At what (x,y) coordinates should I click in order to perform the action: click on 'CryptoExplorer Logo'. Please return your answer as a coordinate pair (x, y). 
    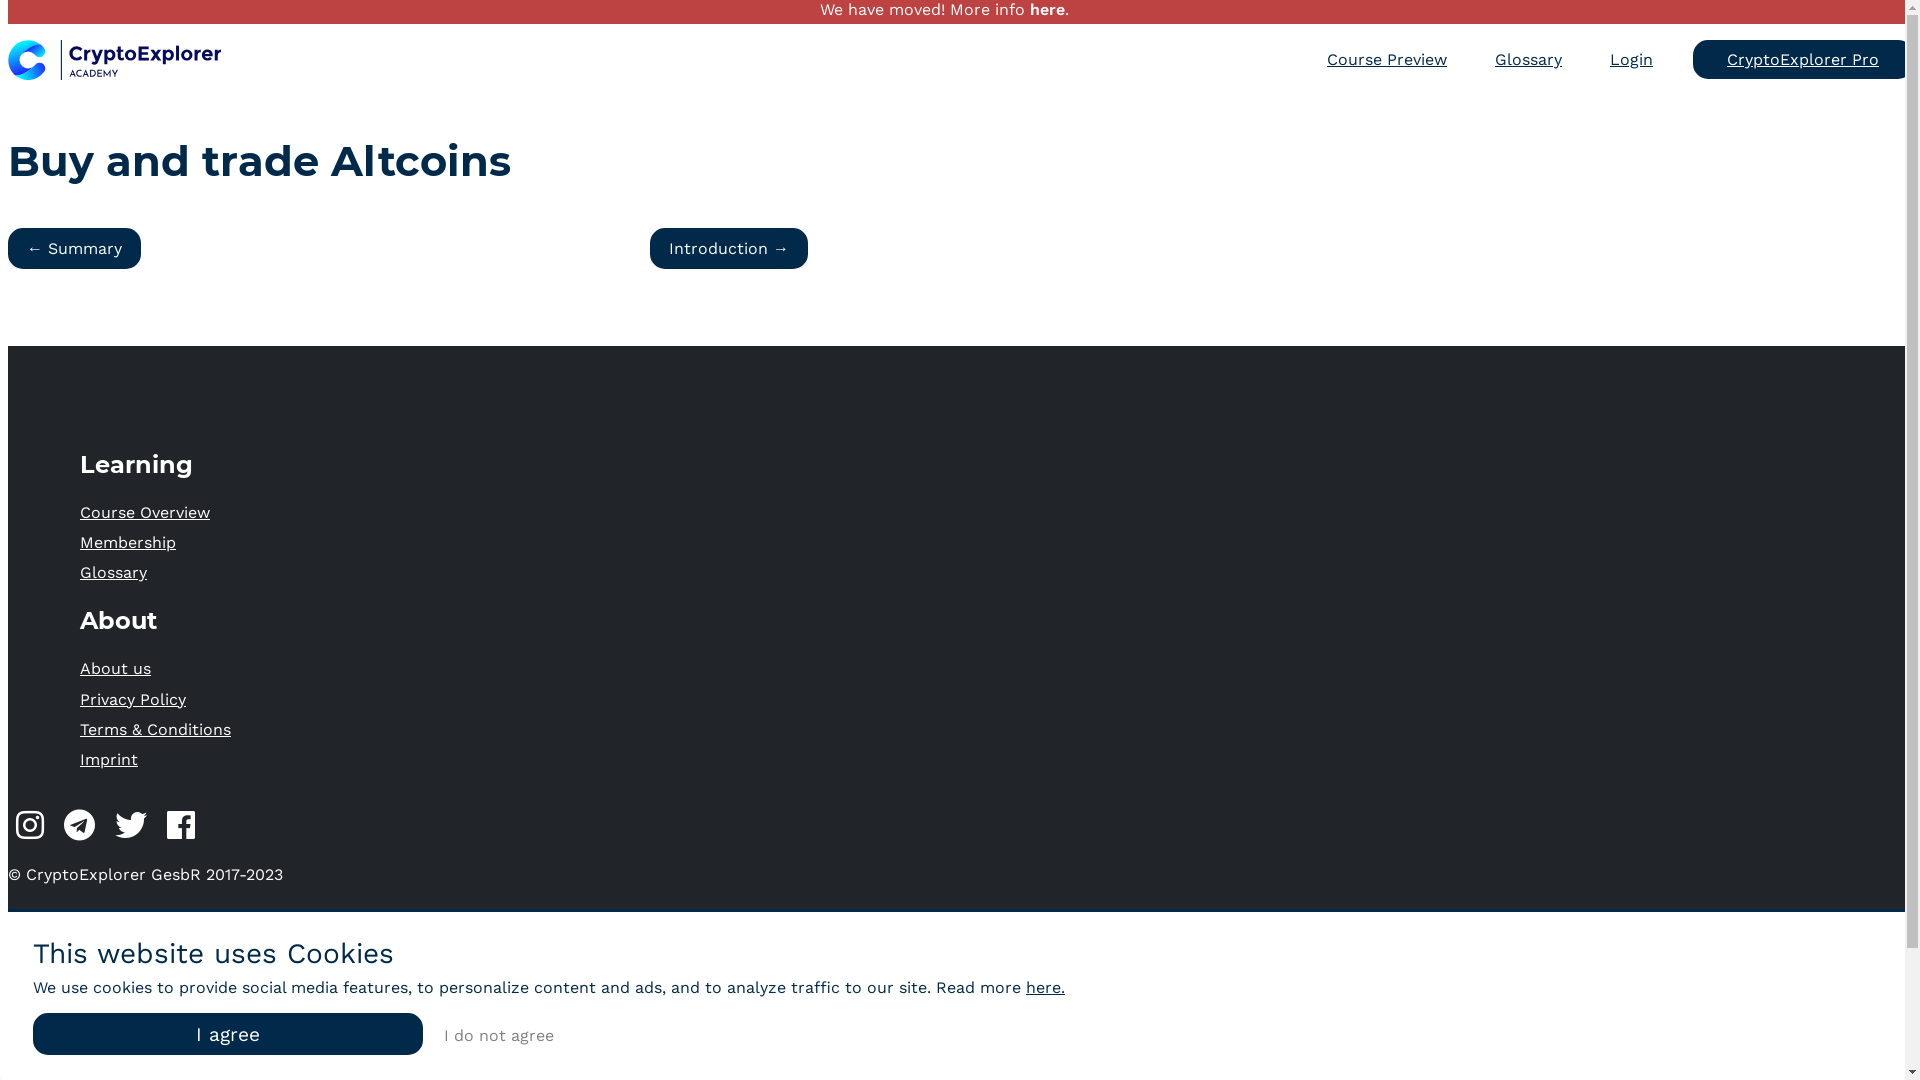
    Looking at the image, I should click on (113, 59).